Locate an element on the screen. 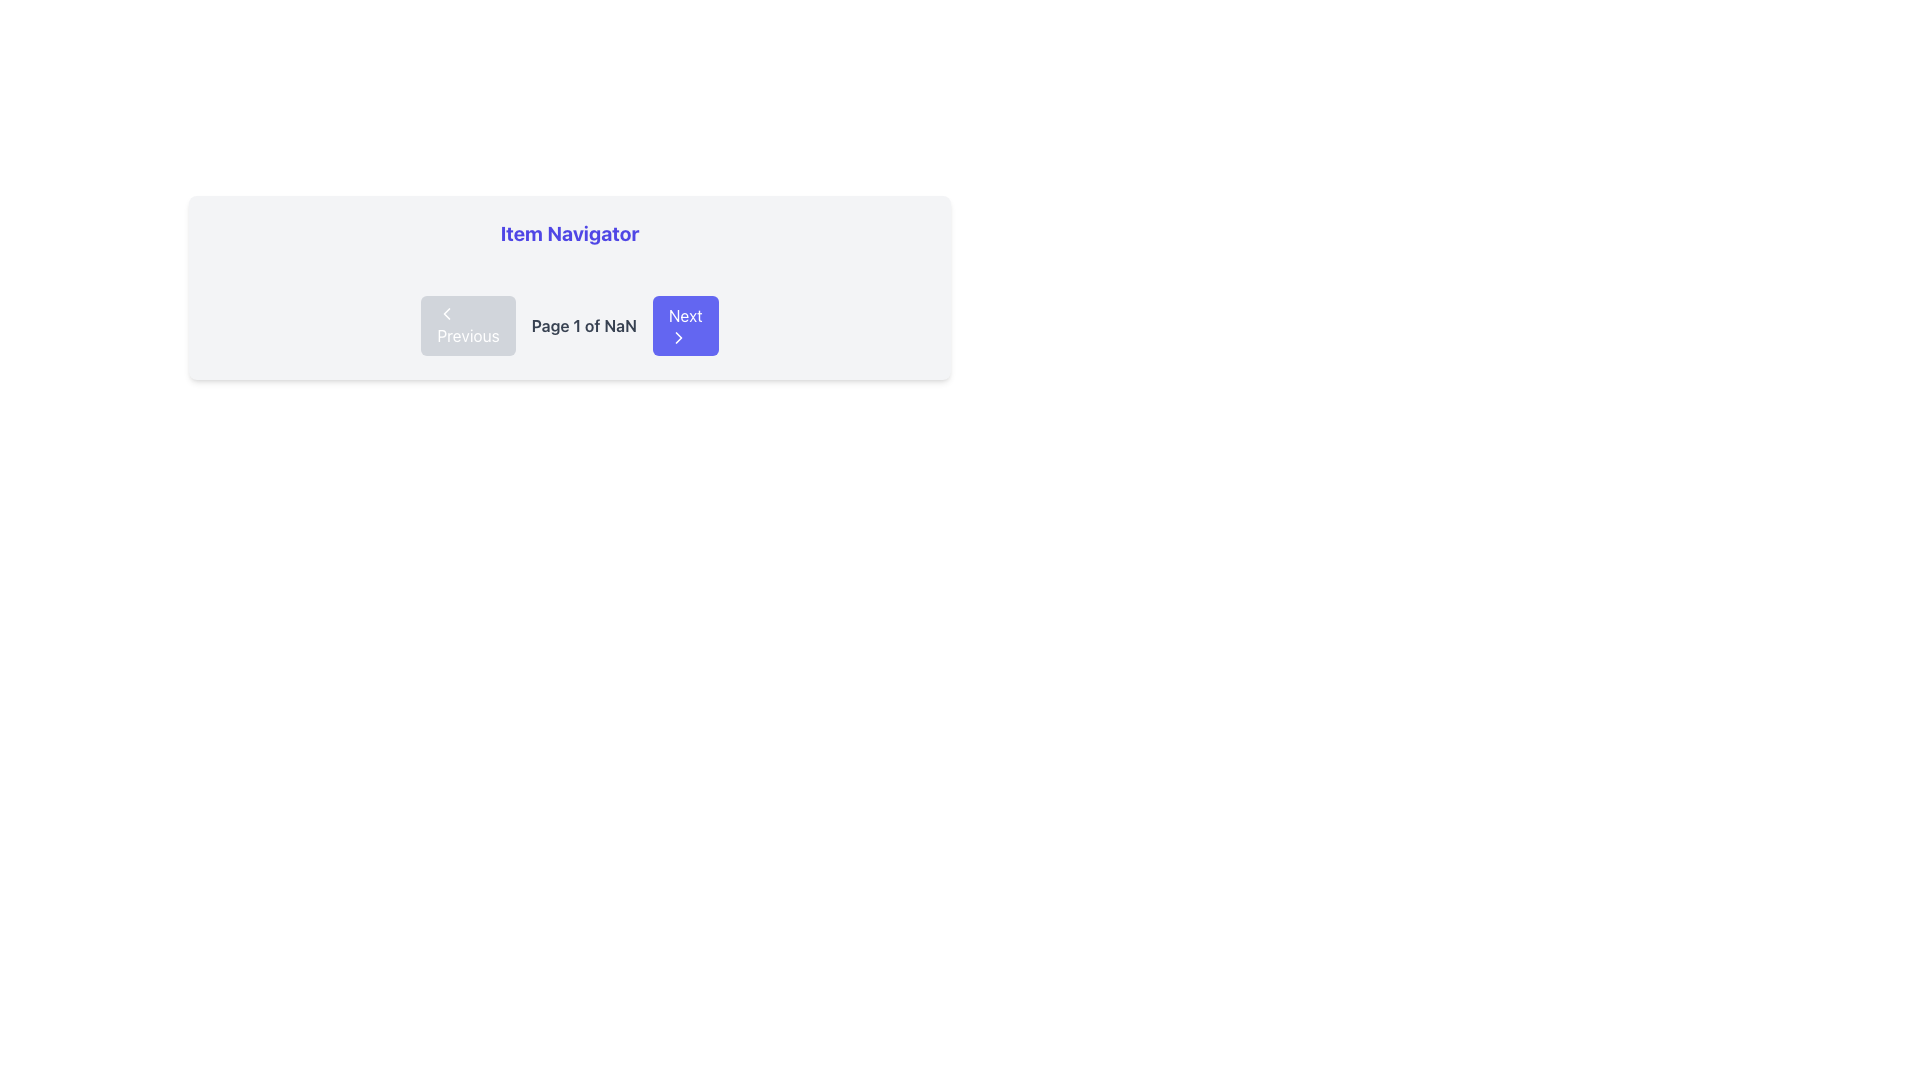 This screenshot has width=1920, height=1080. the right-pointing chevron arrow icon within the 'Next' button located in the lower right portion of the control panel is located at coordinates (678, 337).